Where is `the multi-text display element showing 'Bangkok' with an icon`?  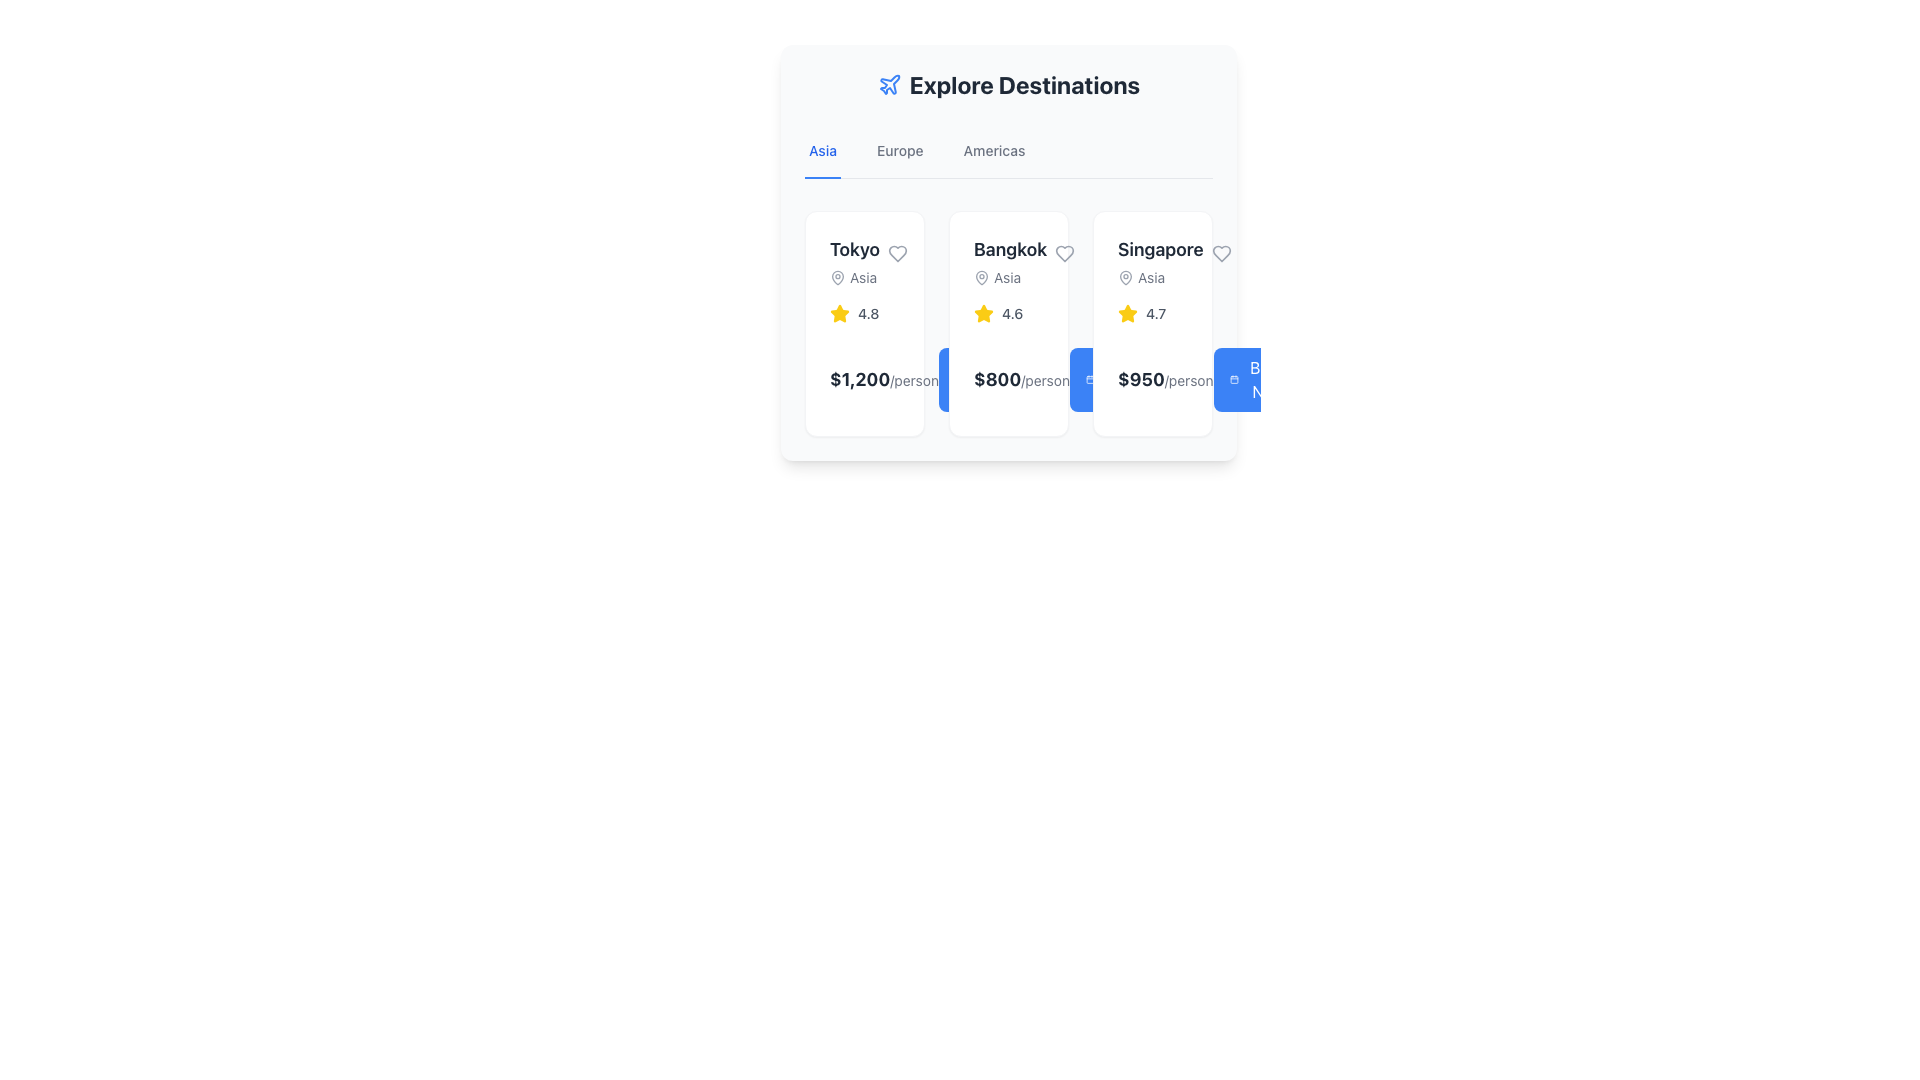
the multi-text display element showing 'Bangkok' with an icon is located at coordinates (1009, 261).